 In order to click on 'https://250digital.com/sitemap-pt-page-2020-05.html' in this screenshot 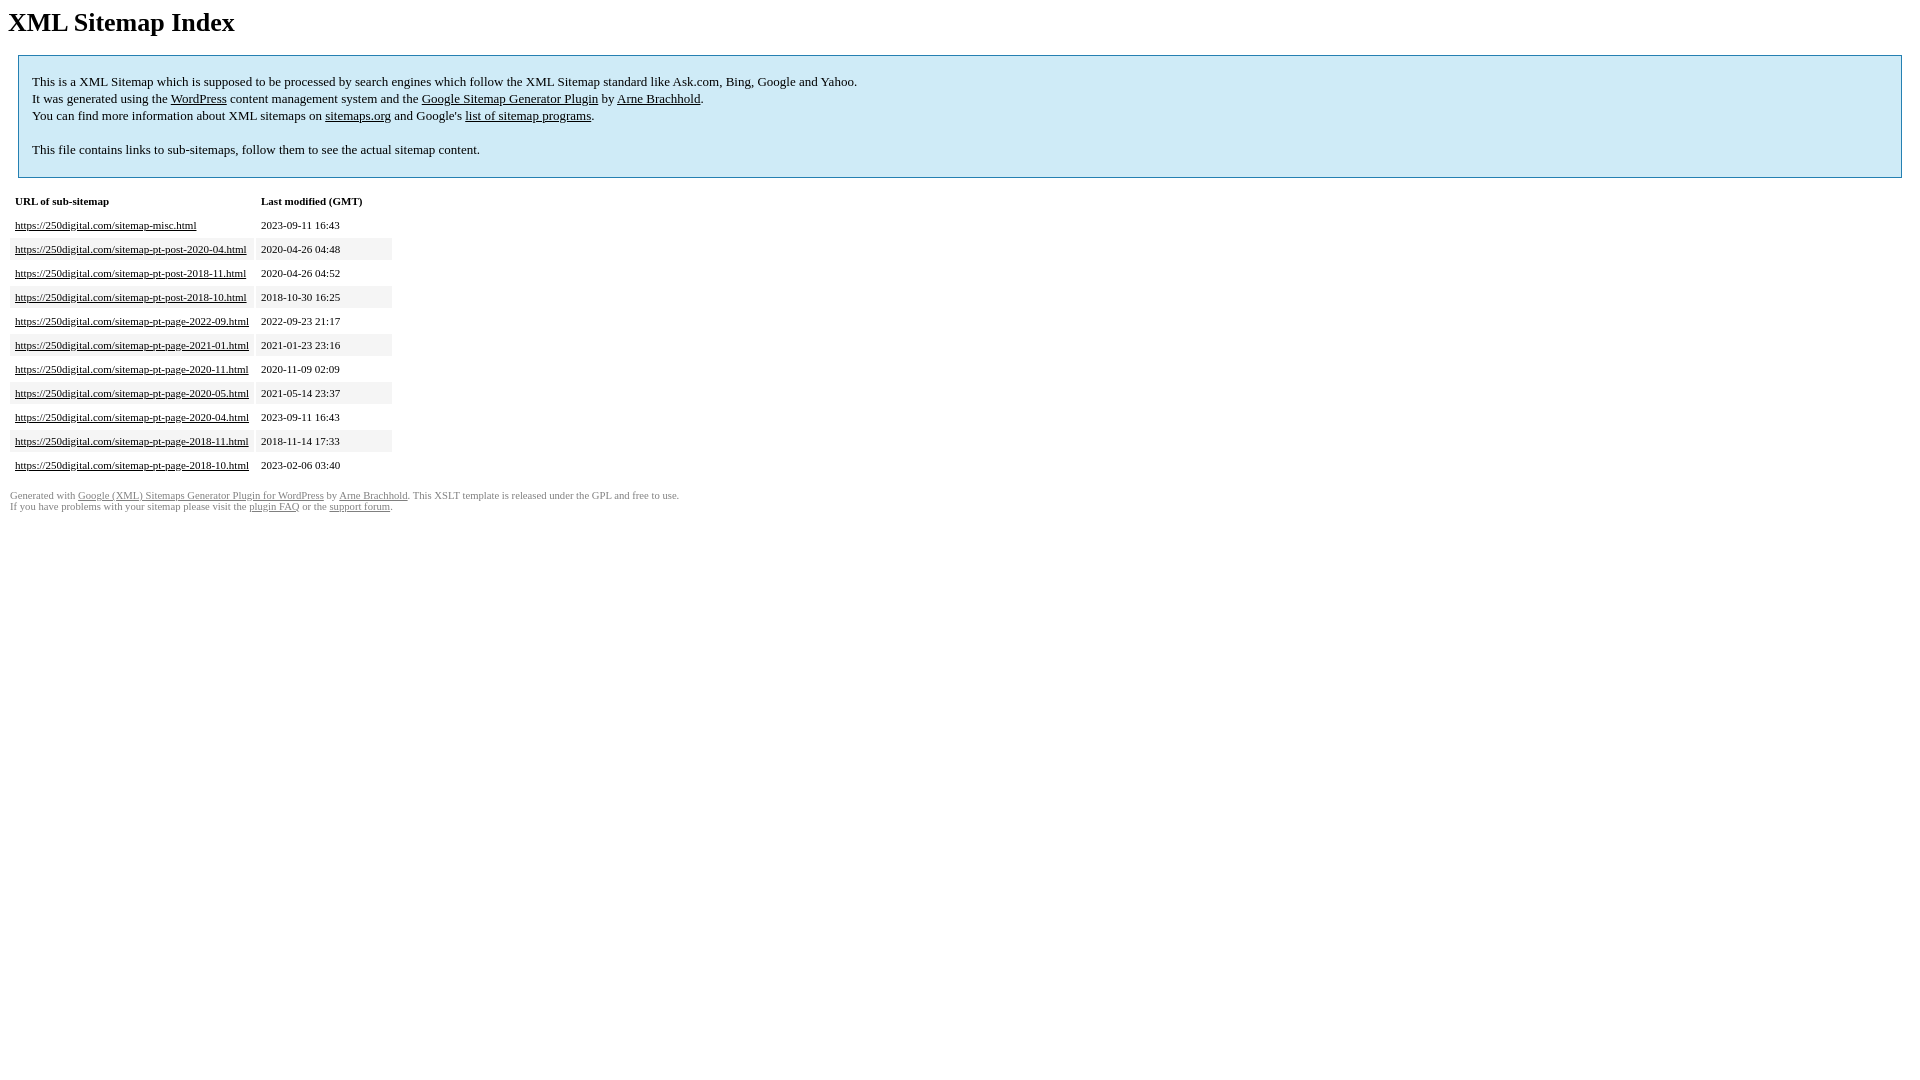, I will do `click(131, 393)`.